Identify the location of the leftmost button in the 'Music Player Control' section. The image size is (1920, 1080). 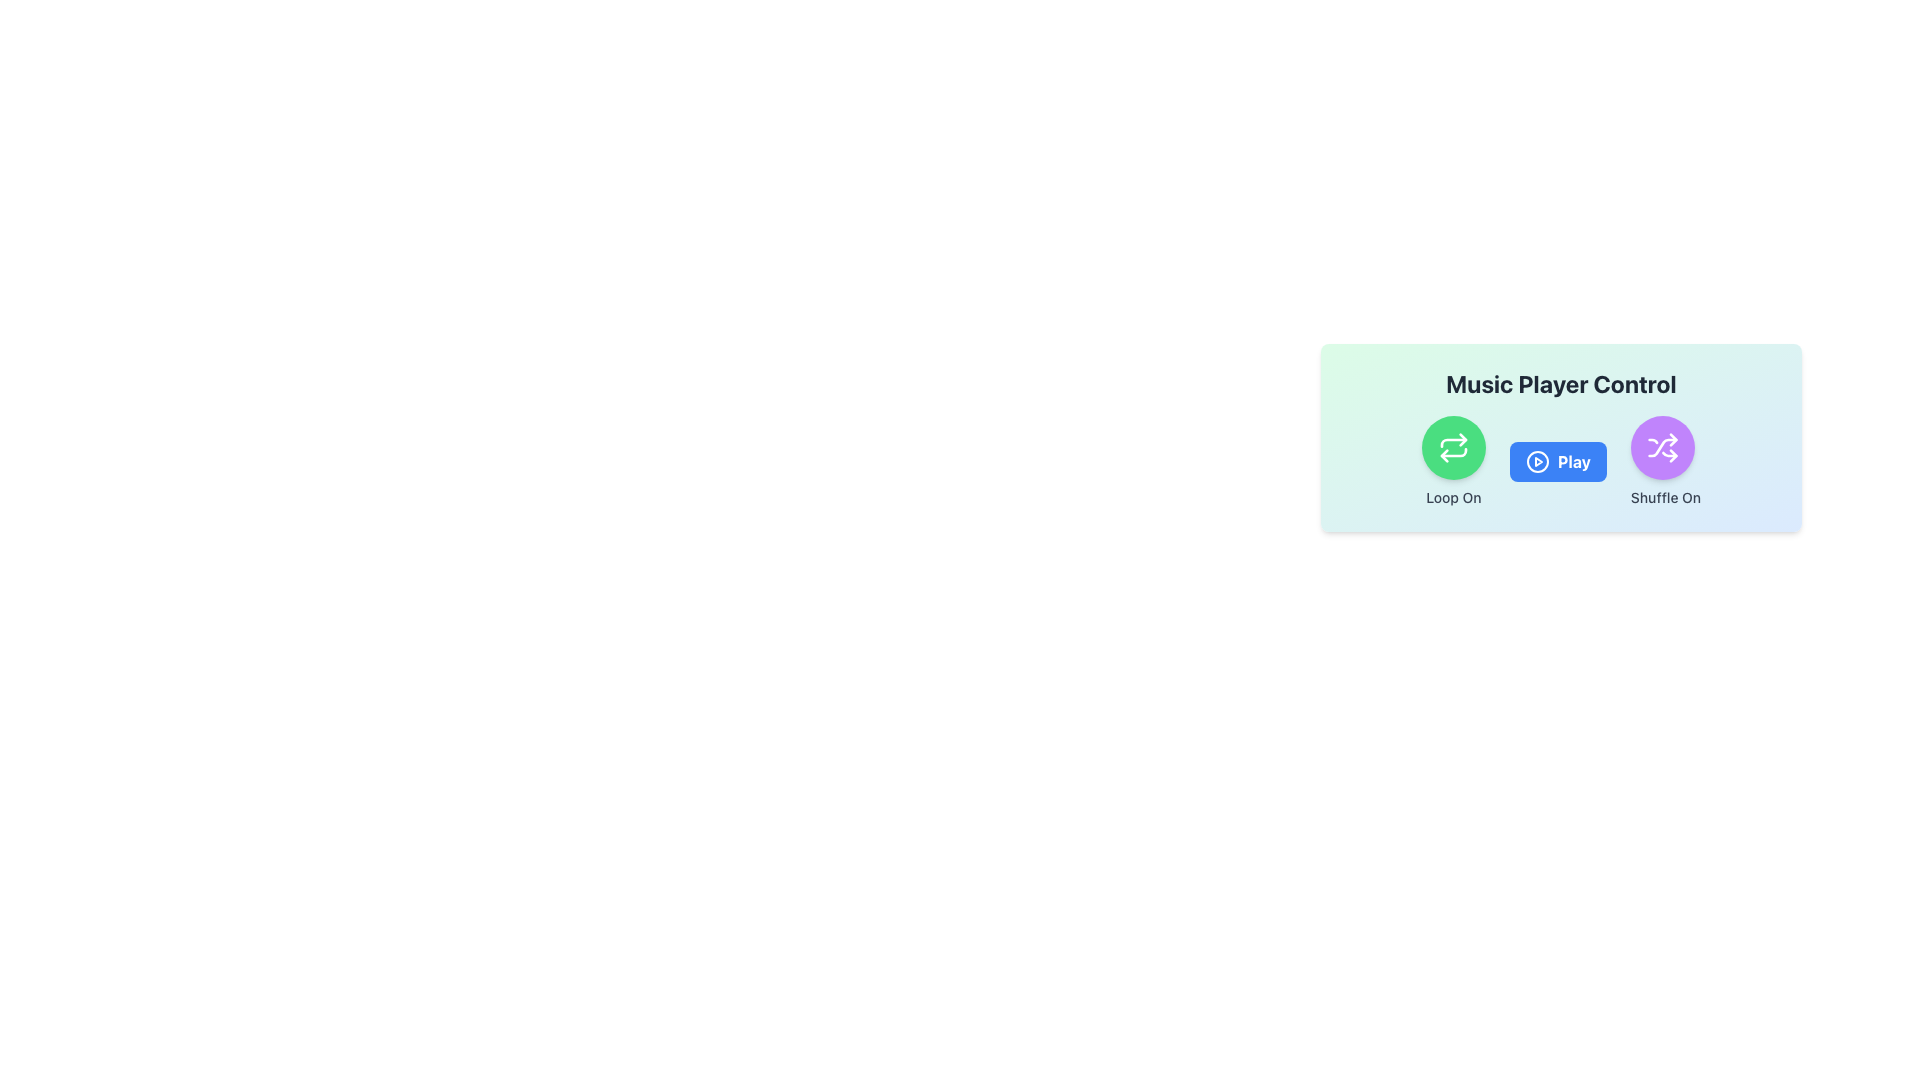
(1453, 462).